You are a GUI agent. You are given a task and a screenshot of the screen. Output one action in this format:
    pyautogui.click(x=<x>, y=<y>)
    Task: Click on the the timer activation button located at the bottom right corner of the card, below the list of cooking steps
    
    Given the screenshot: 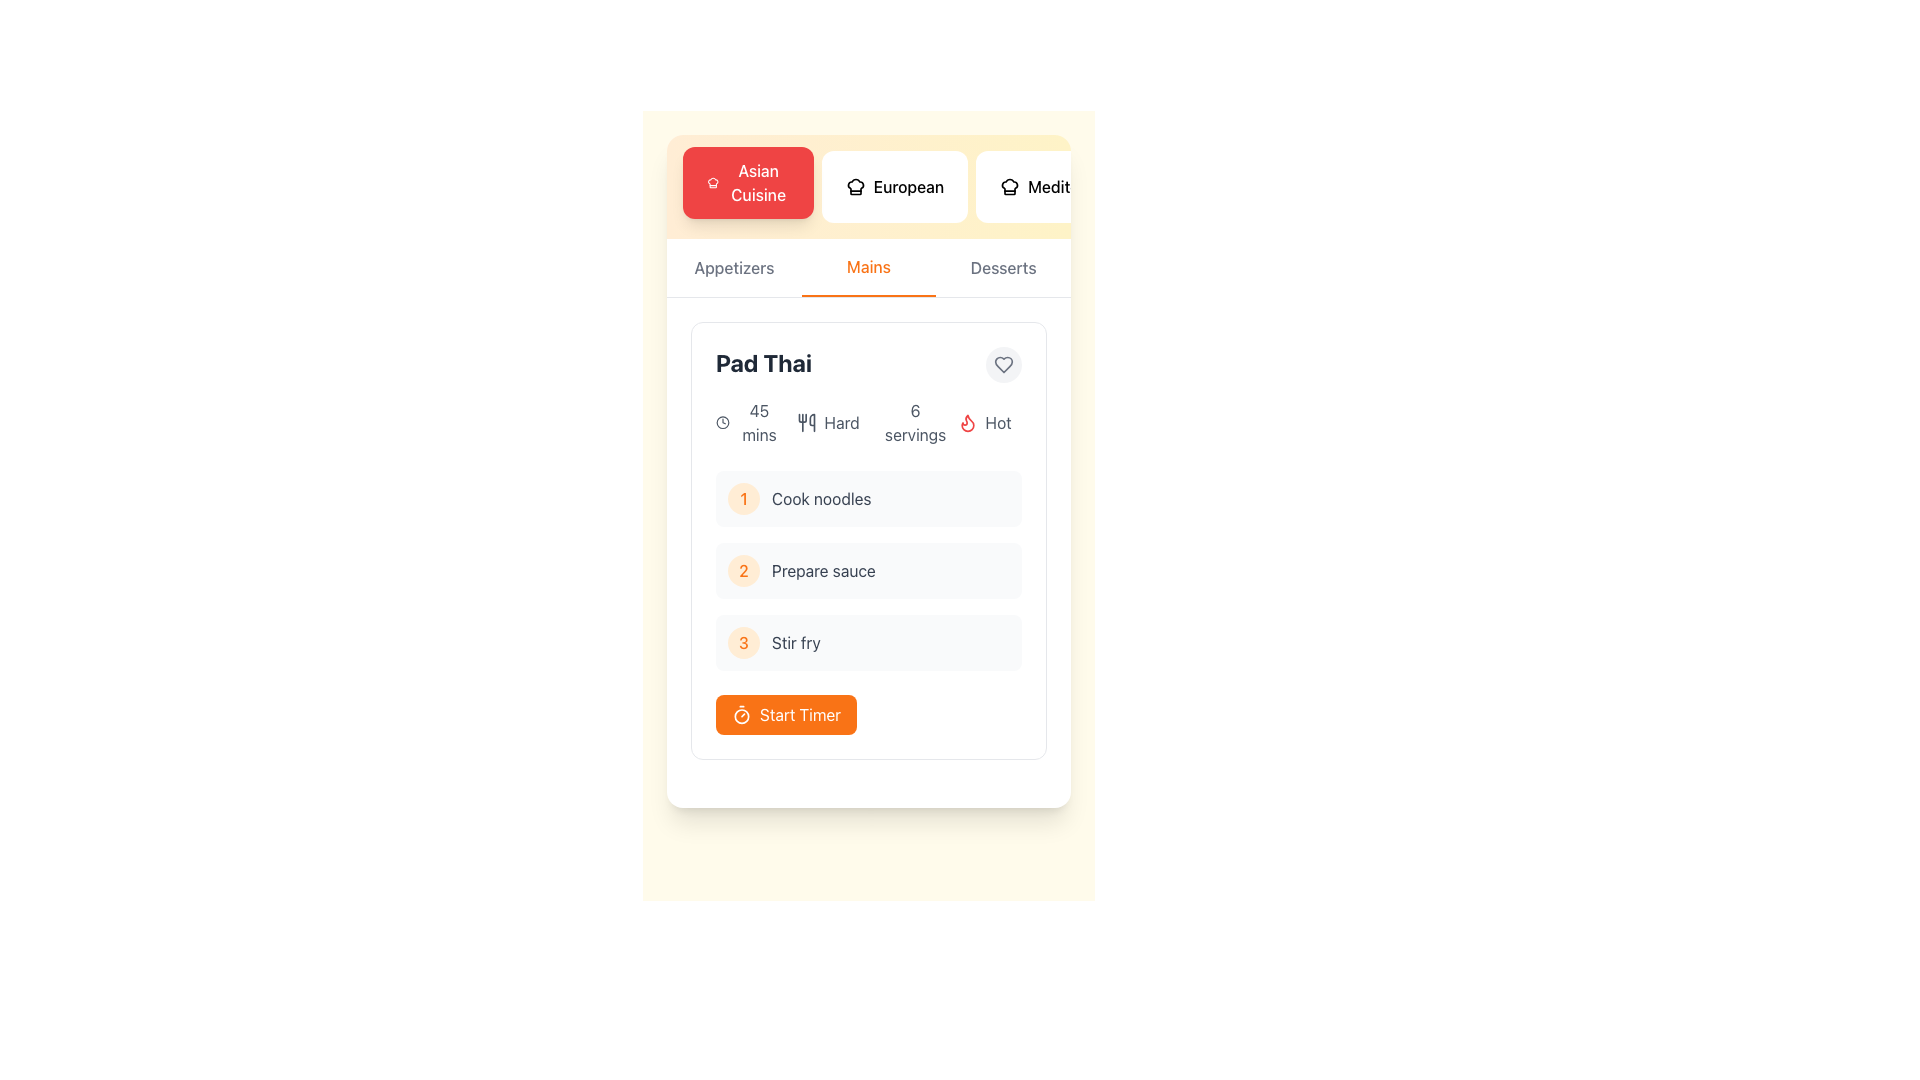 What is the action you would take?
    pyautogui.click(x=785, y=713)
    